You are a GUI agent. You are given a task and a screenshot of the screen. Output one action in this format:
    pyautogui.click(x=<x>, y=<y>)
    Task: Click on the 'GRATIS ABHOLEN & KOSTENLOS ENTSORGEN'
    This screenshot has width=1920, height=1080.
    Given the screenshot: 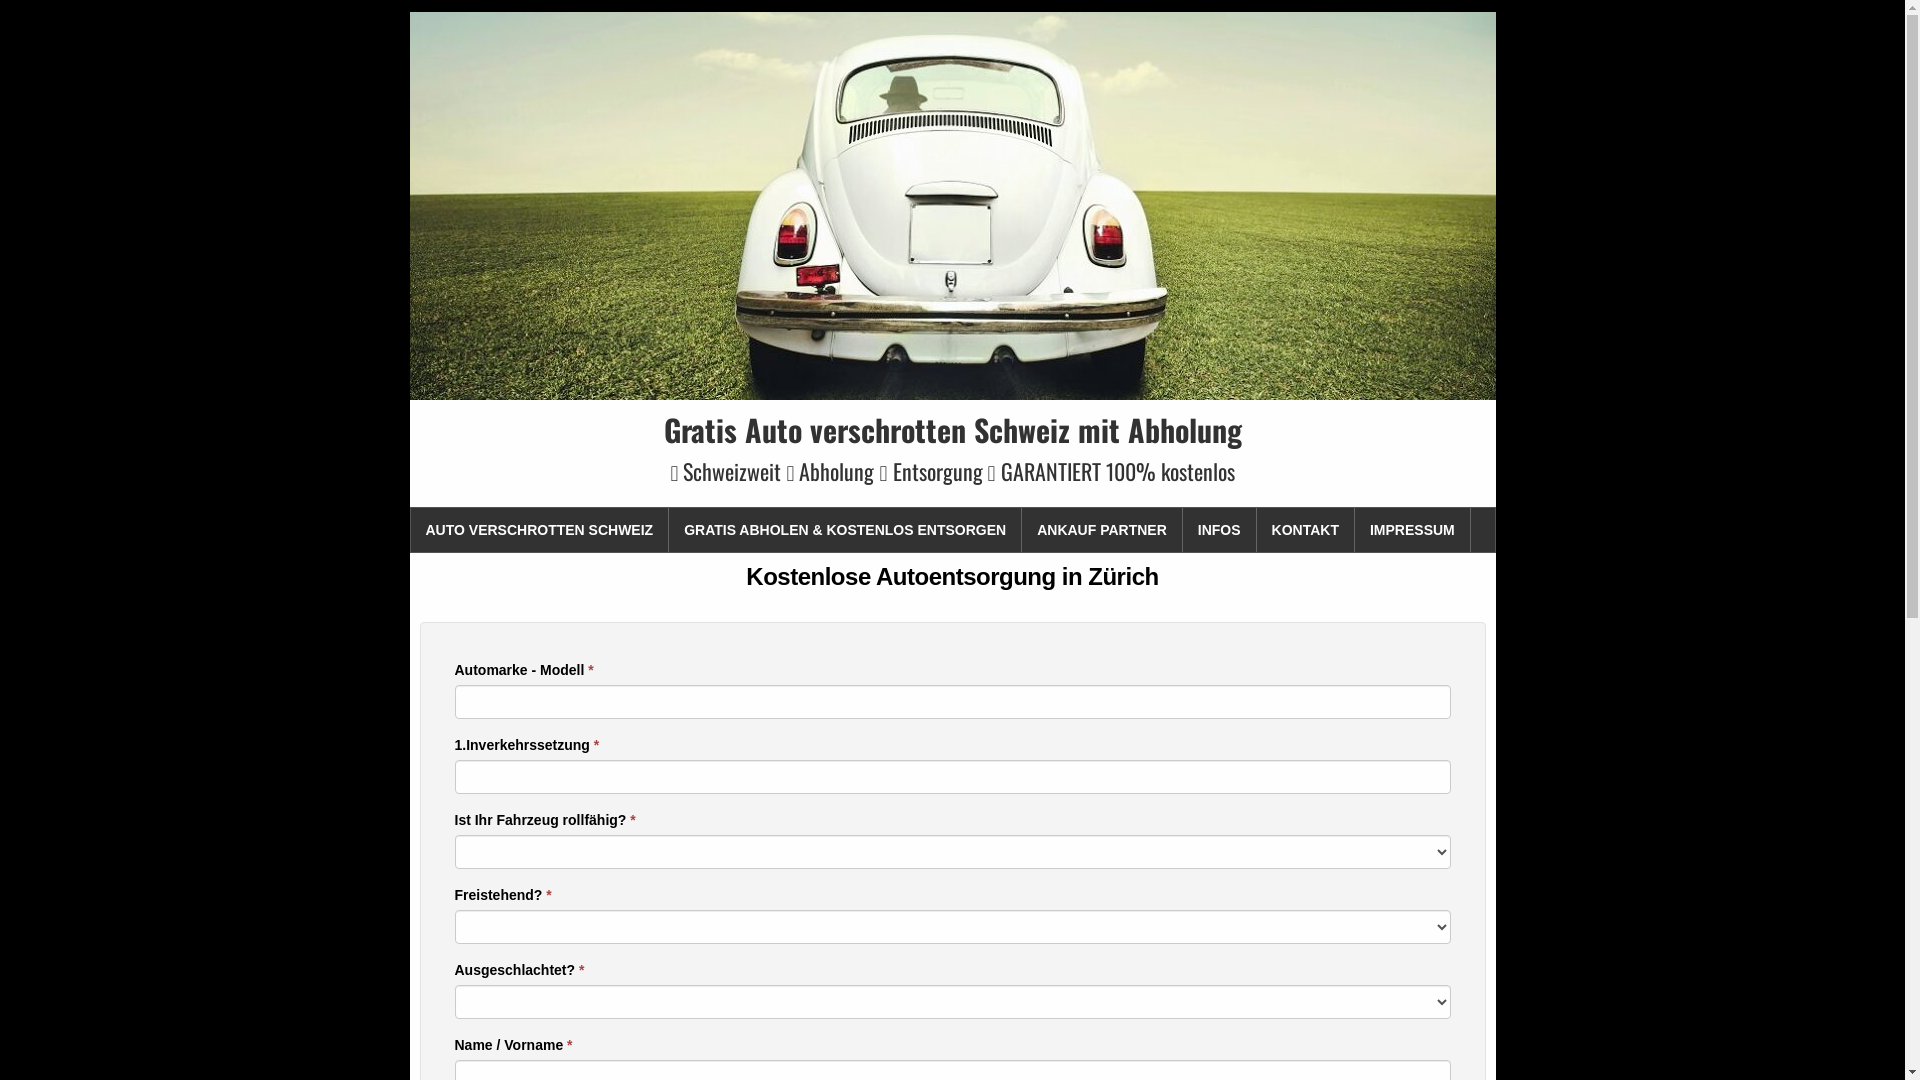 What is the action you would take?
    pyautogui.click(x=845, y=528)
    